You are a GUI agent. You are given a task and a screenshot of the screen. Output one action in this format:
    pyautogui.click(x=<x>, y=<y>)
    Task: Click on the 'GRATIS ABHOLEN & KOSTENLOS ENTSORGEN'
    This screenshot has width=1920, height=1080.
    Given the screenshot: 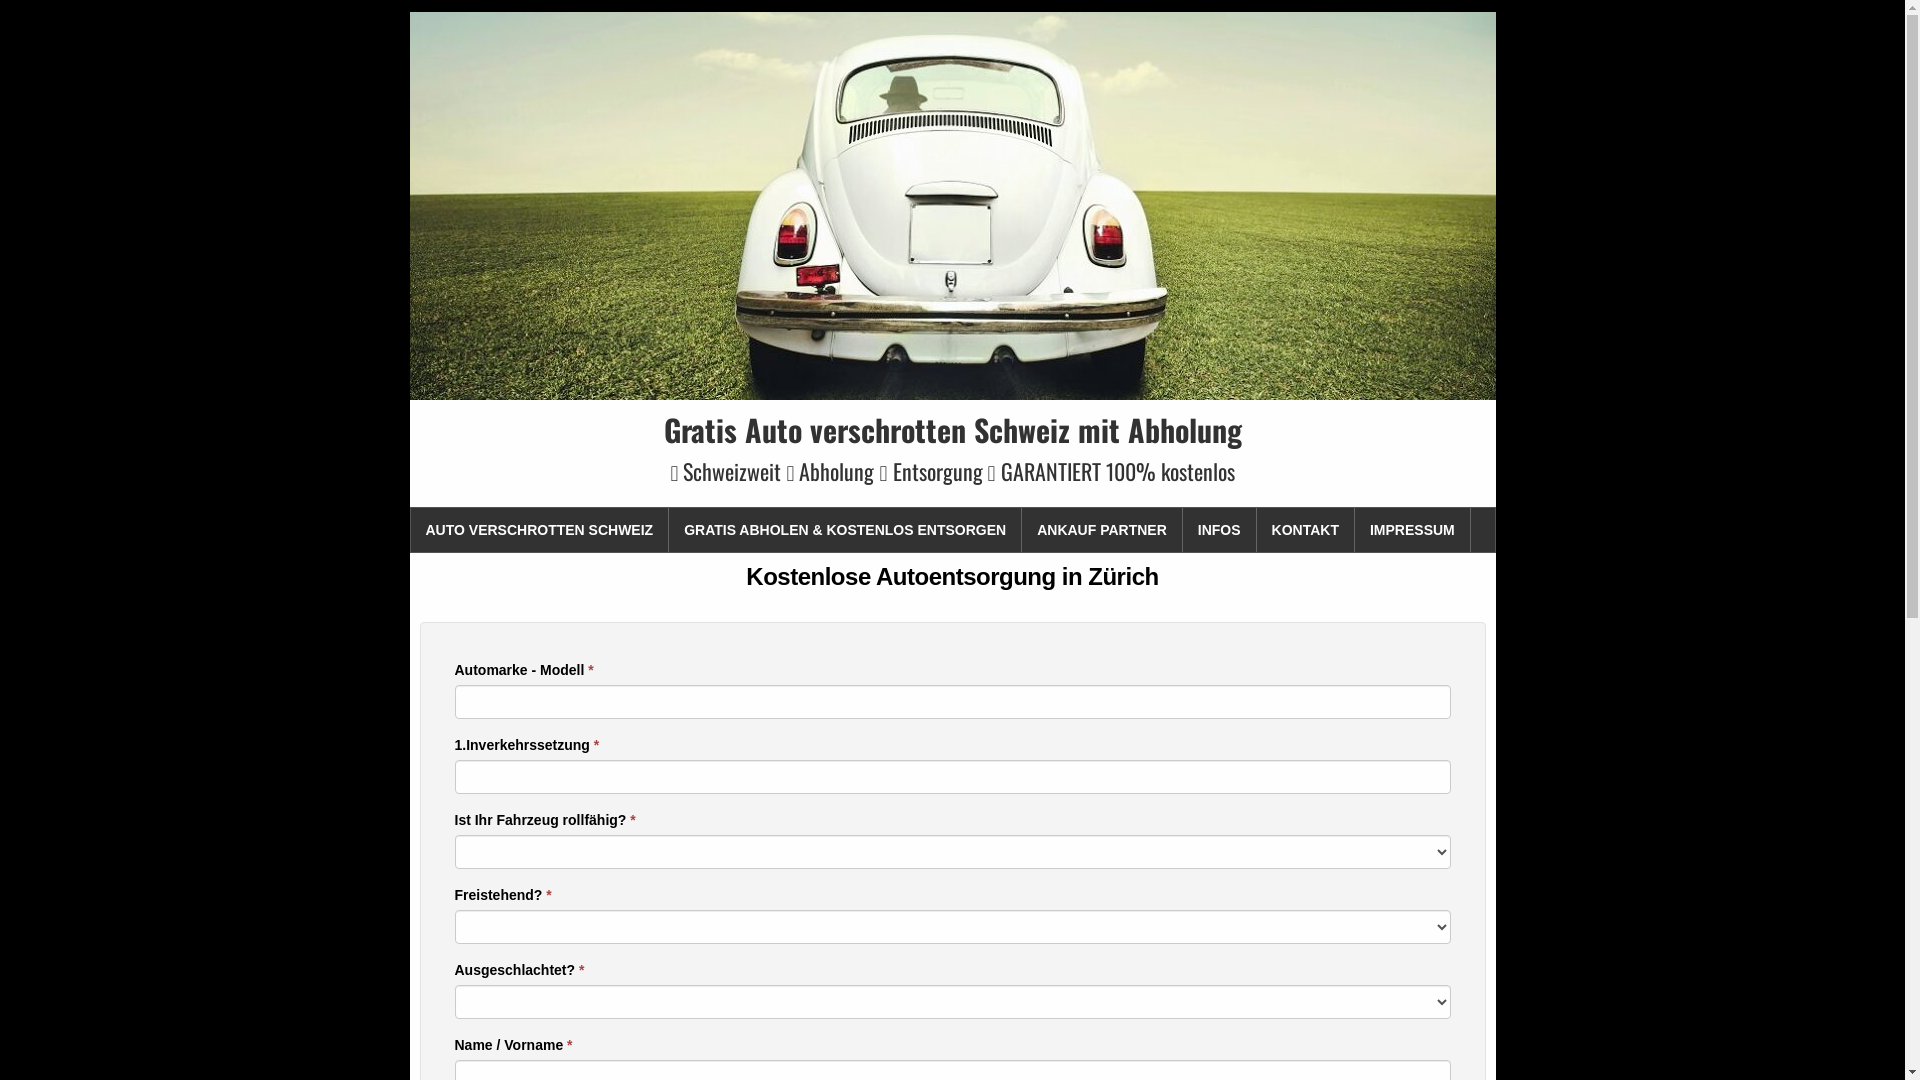 What is the action you would take?
    pyautogui.click(x=845, y=528)
    